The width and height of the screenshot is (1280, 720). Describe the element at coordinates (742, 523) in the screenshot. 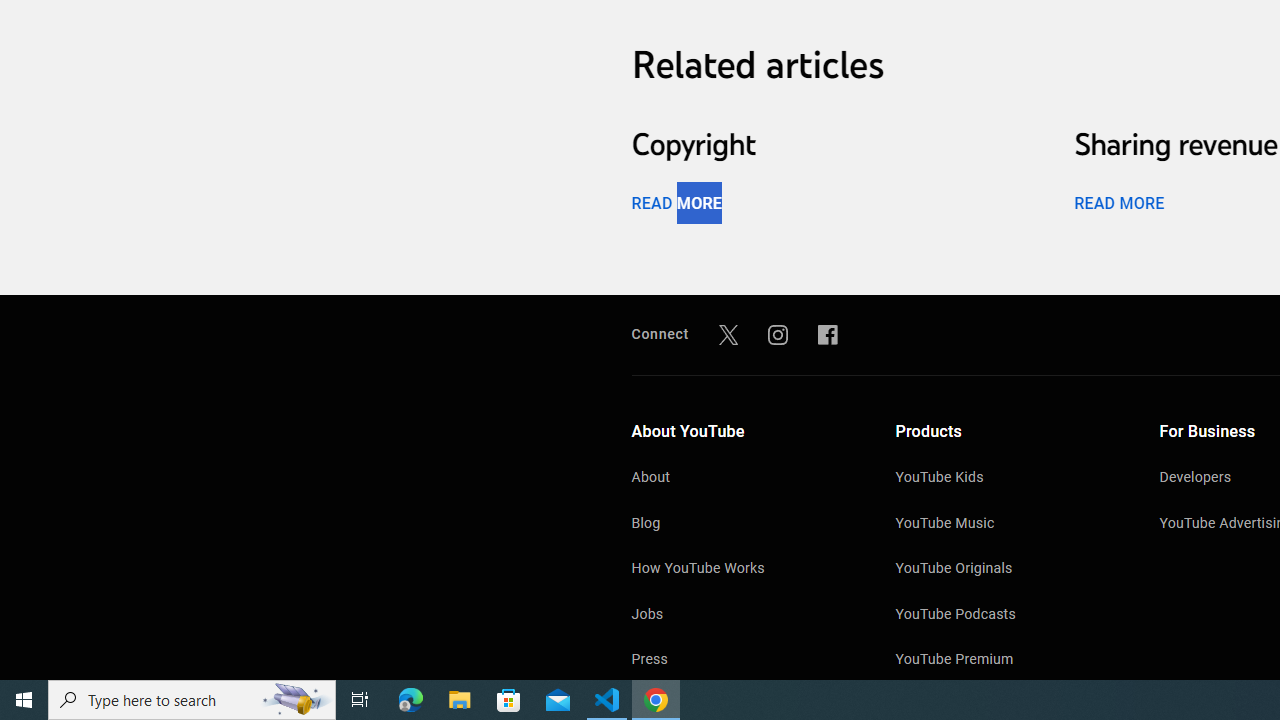

I see `'Blog'` at that location.